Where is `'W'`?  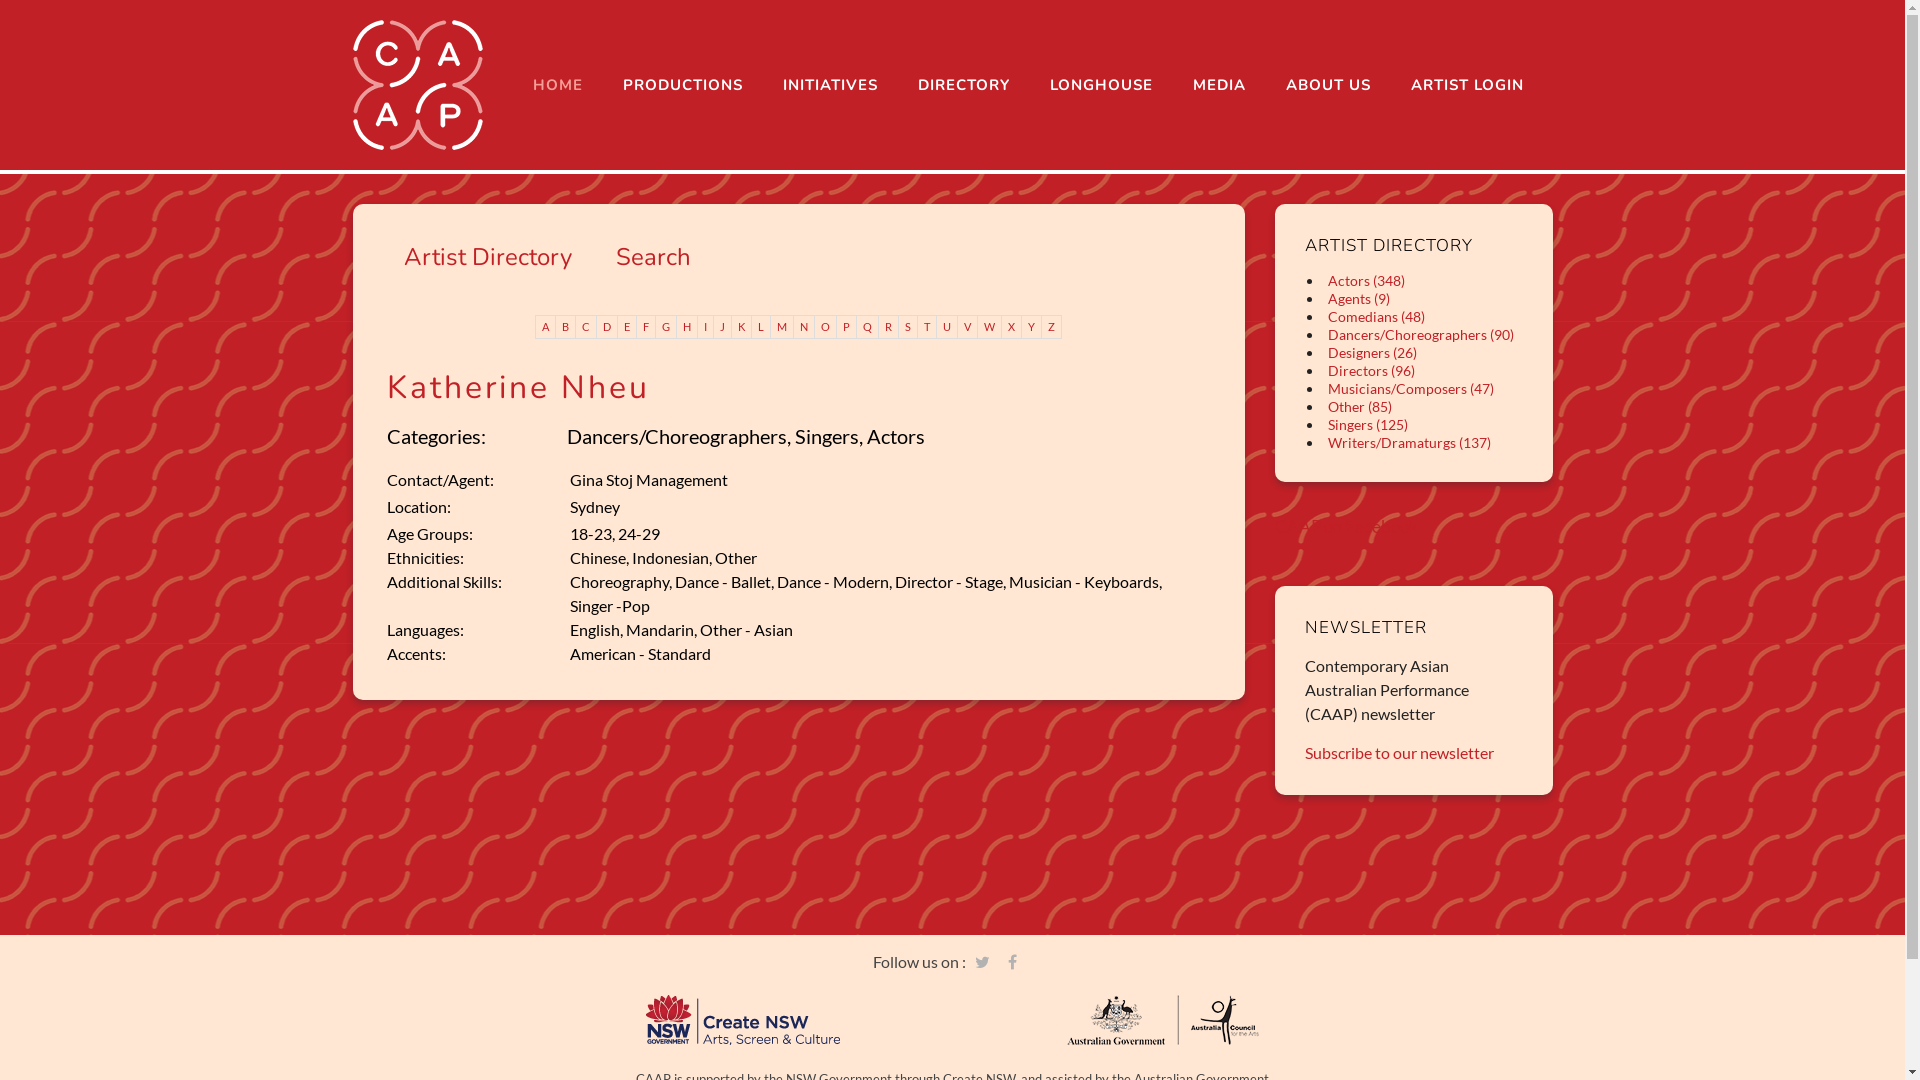
'W' is located at coordinates (989, 326).